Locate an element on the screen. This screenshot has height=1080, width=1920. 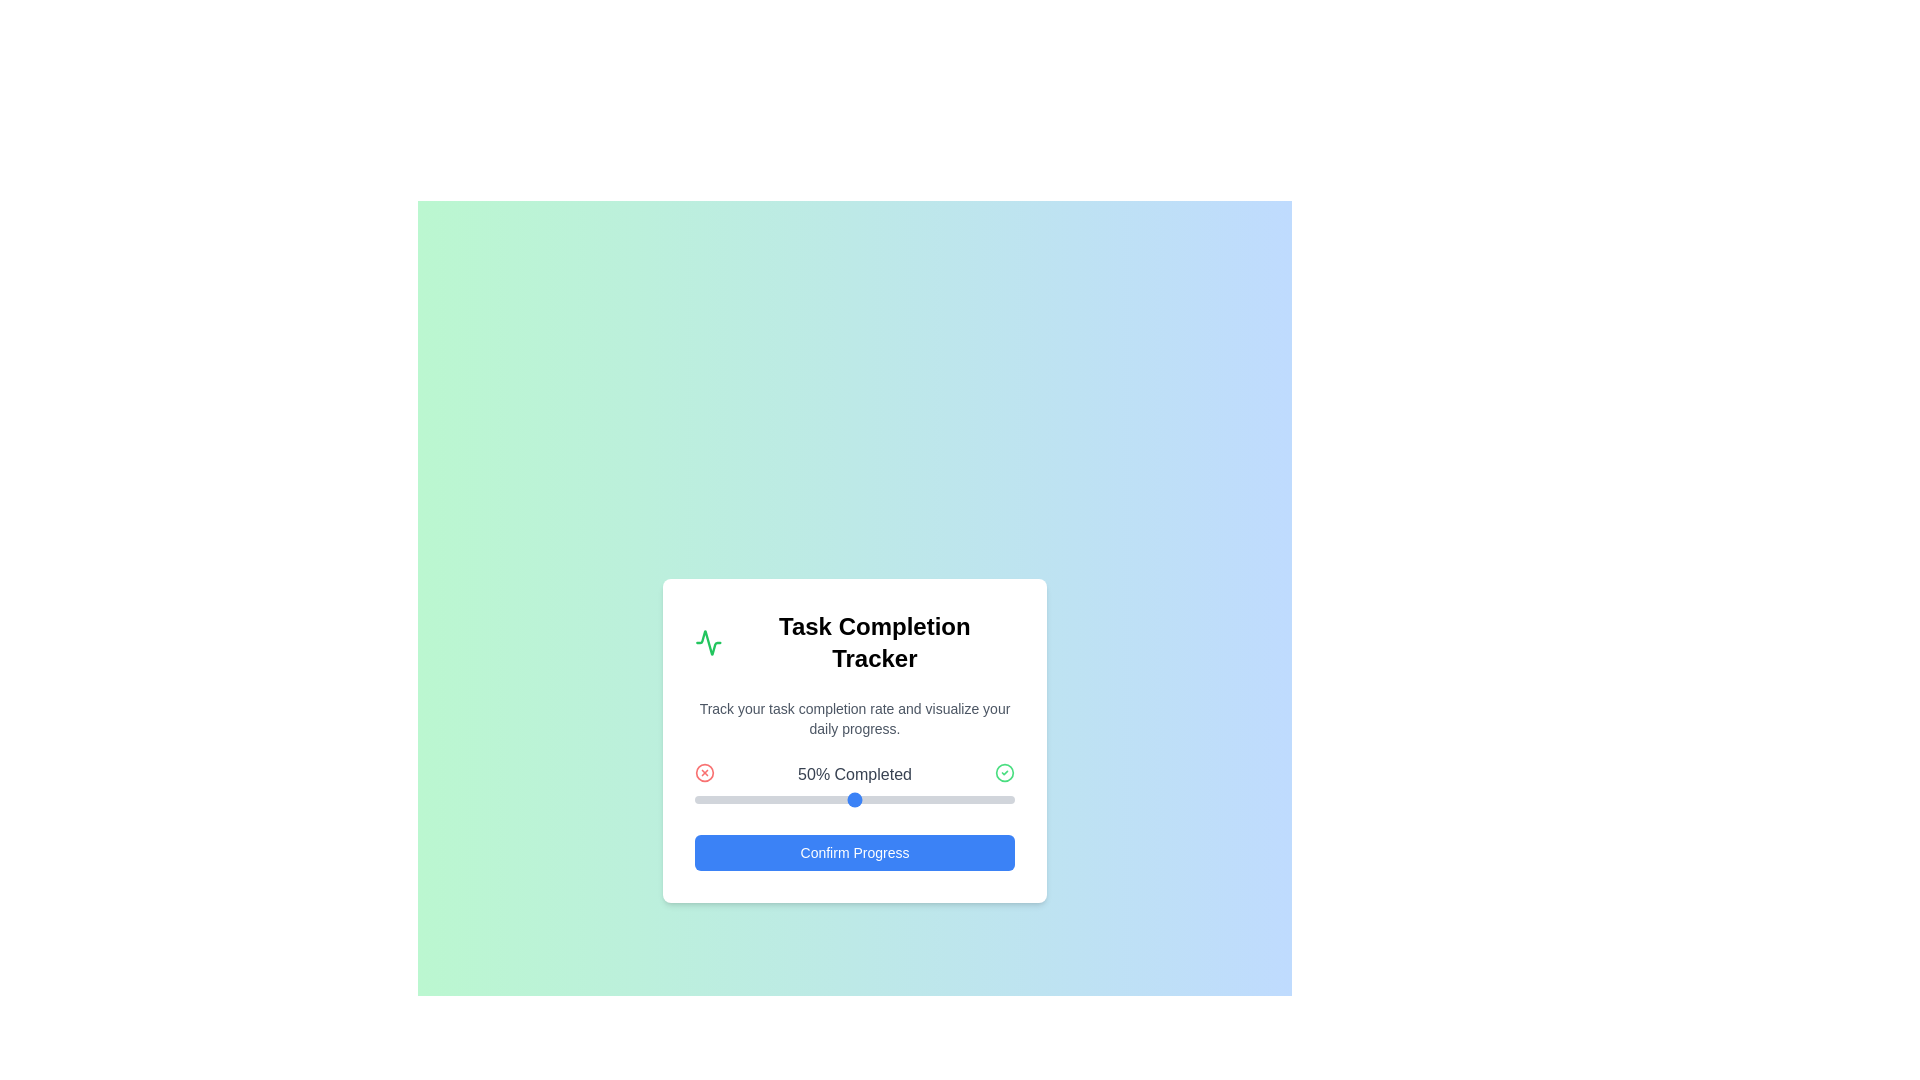
the slider to set the progress to 87% is located at coordinates (973, 798).